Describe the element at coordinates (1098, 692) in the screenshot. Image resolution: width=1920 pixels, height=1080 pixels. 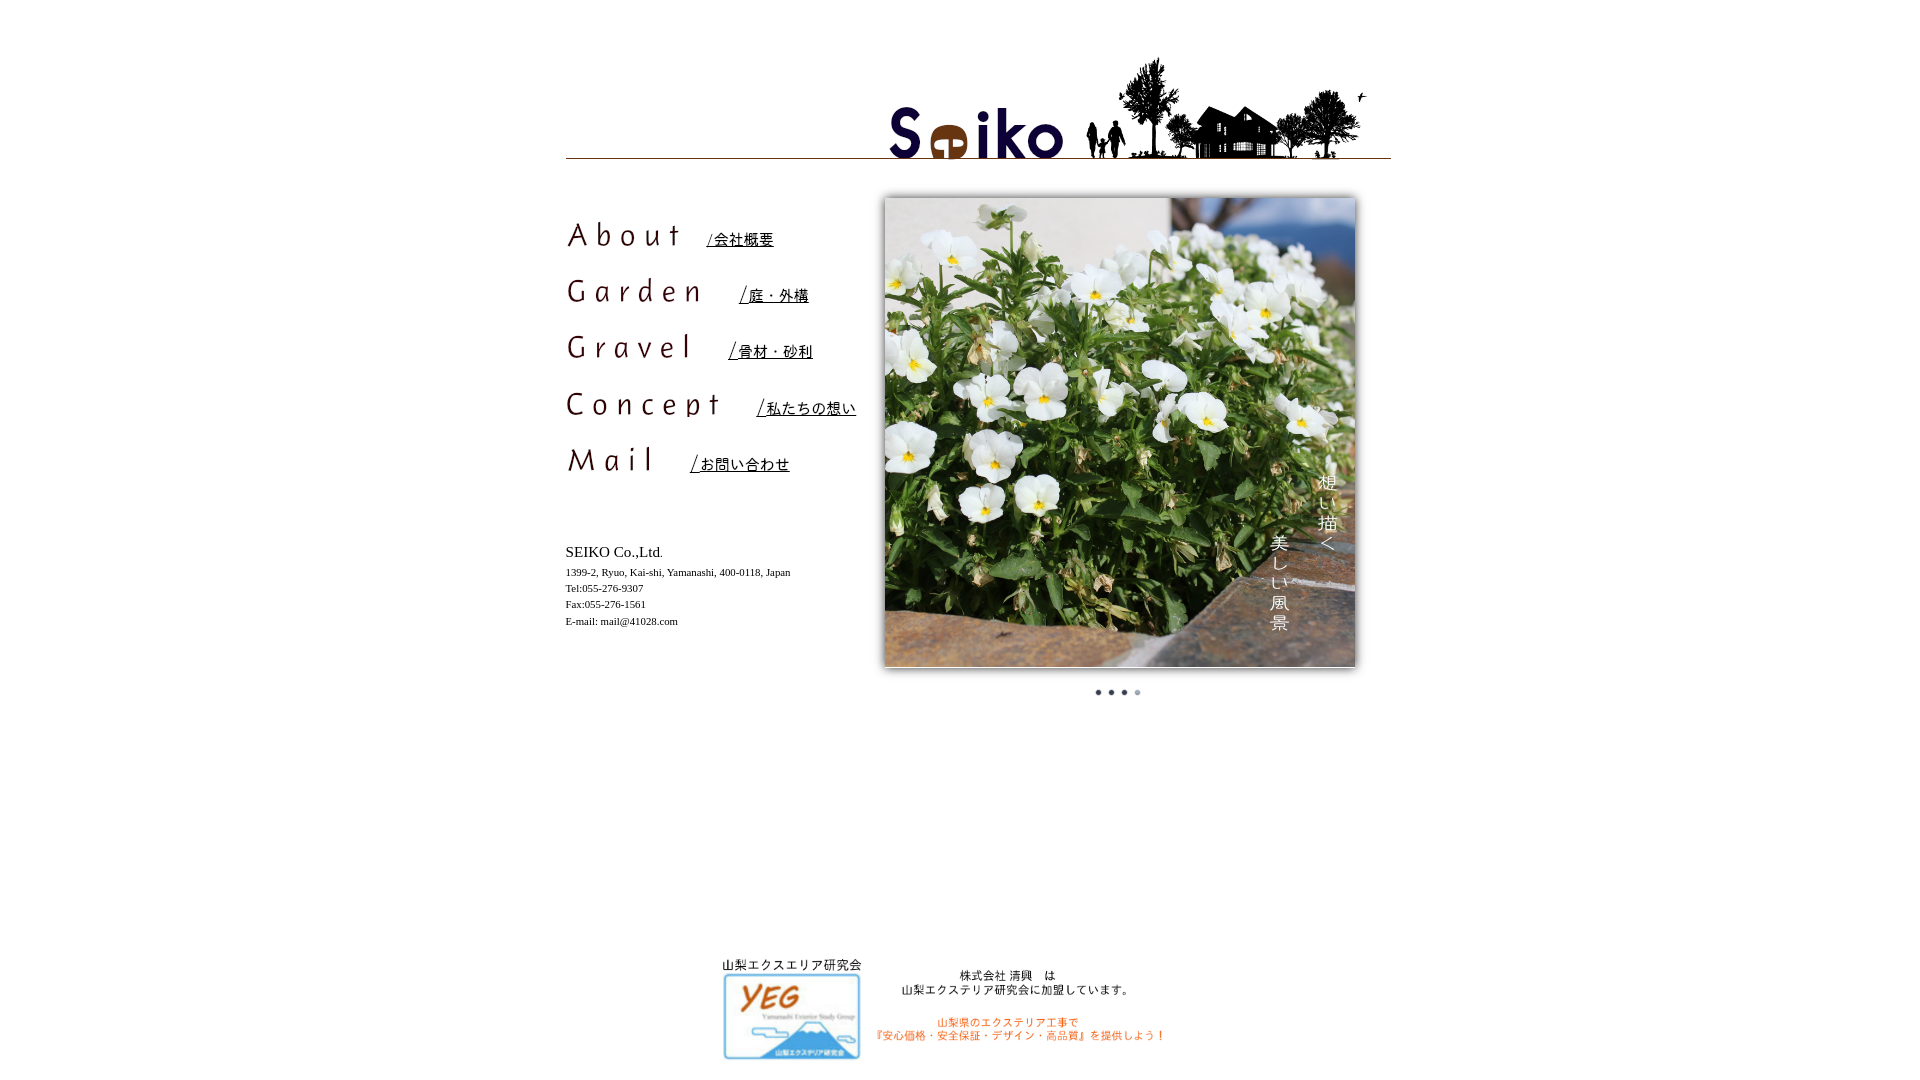
I see `'1'` at that location.